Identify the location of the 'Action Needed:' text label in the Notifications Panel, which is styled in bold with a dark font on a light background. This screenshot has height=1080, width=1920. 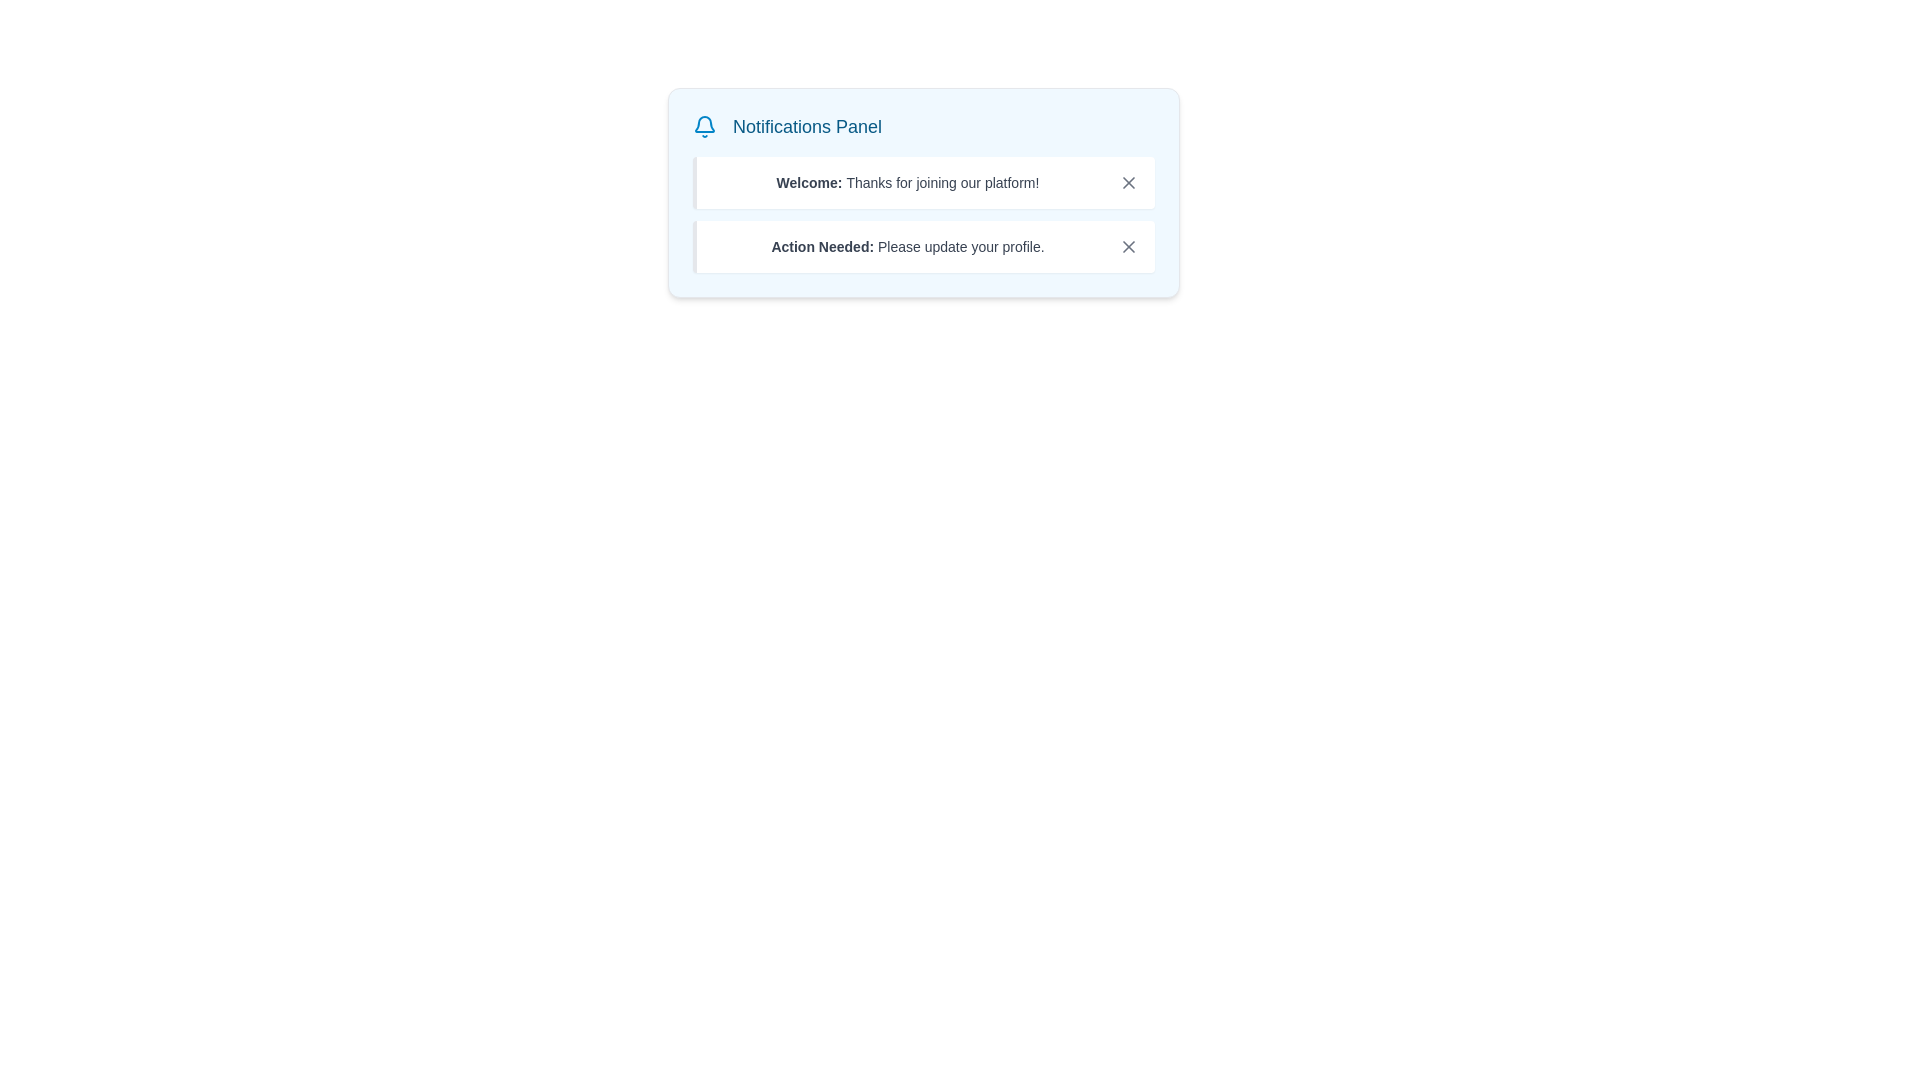
(824, 245).